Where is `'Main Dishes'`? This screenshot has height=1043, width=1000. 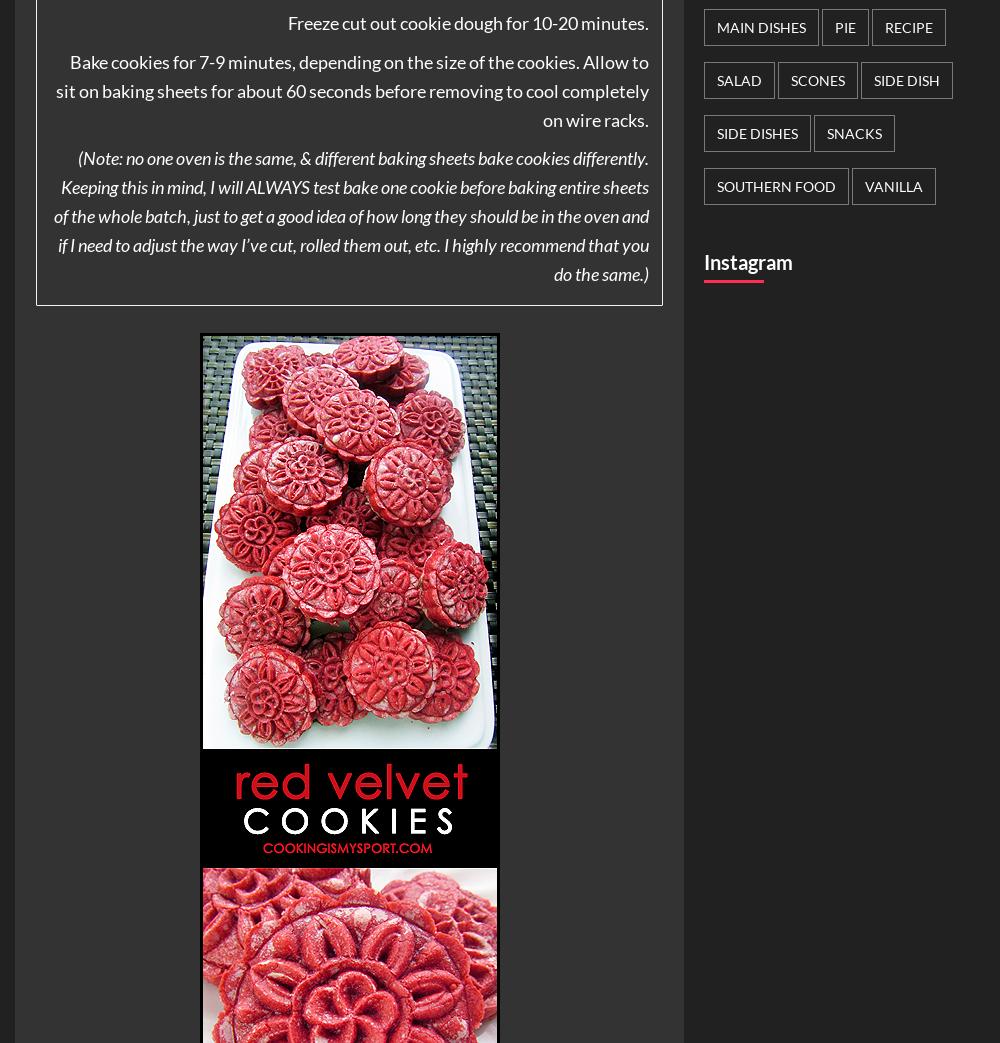
'Main Dishes' is located at coordinates (761, 25).